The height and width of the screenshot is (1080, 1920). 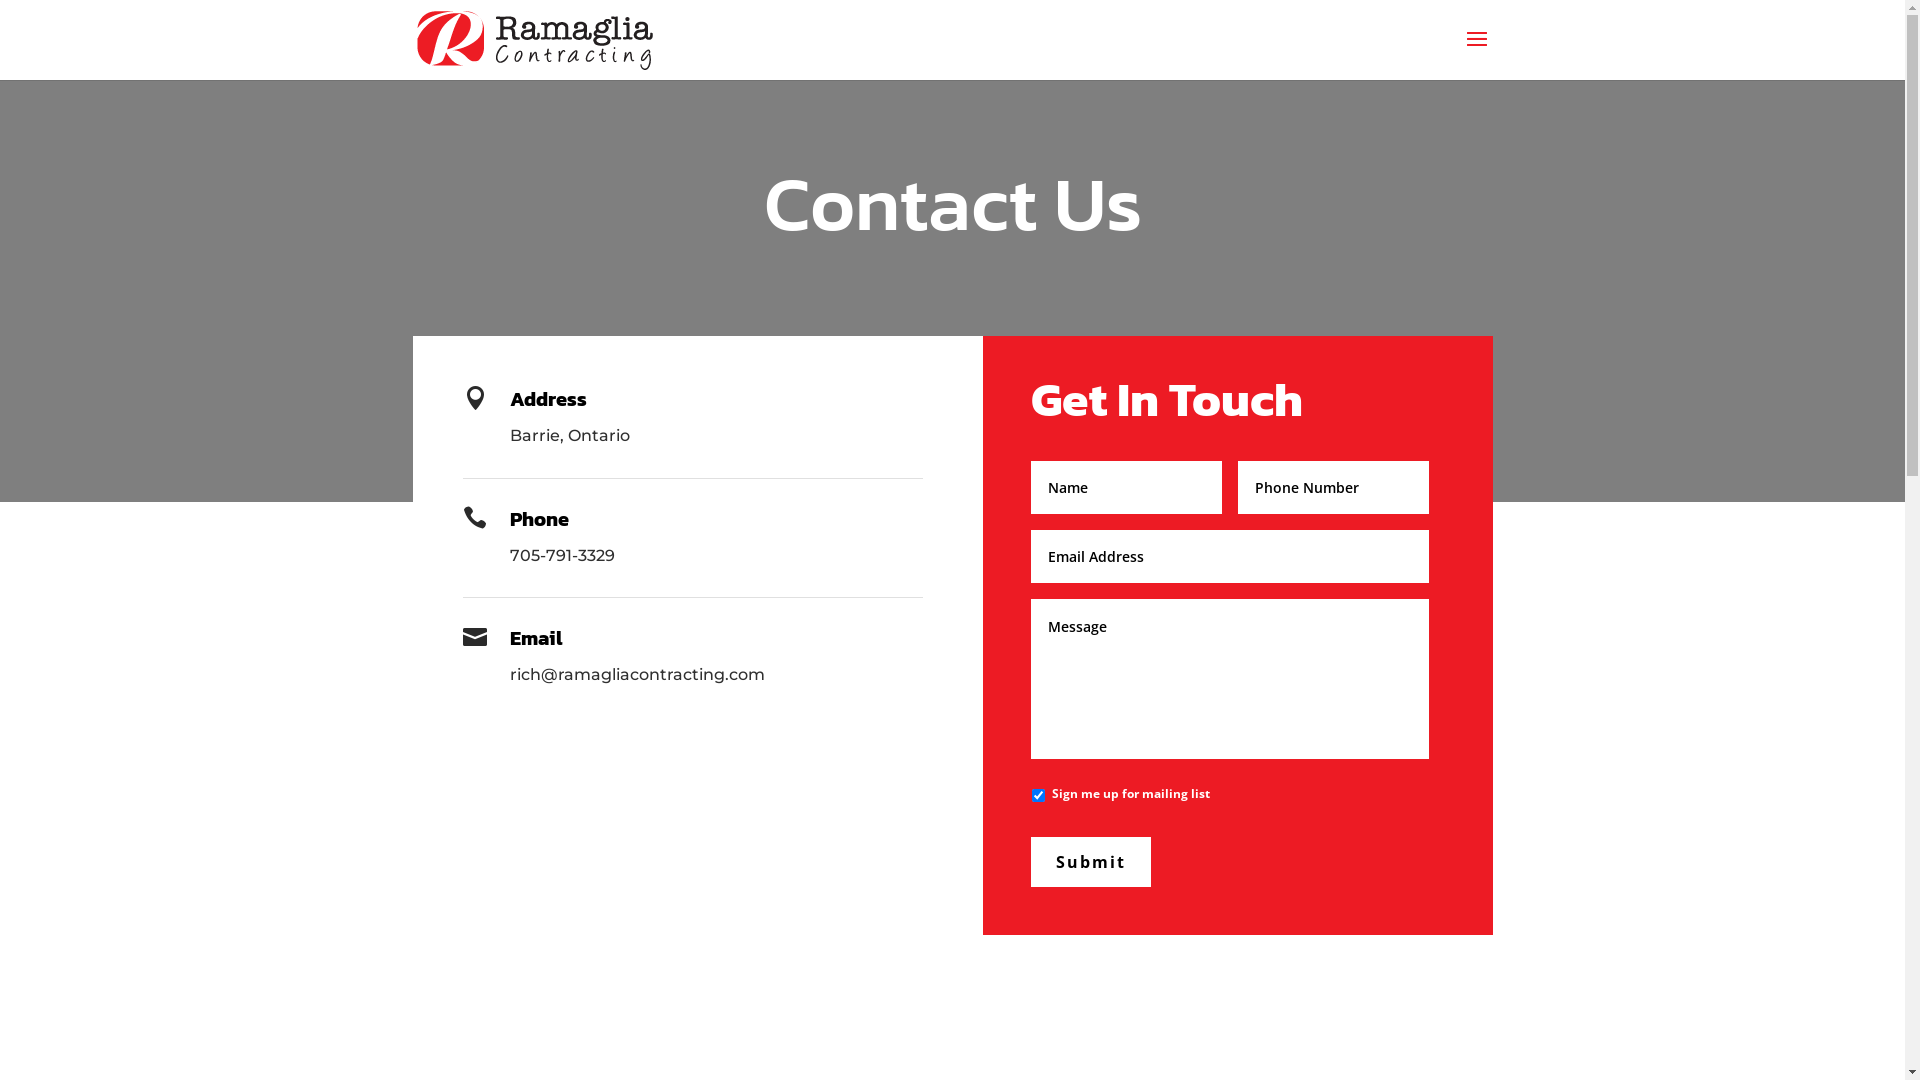 I want to click on 'Submit', so click(x=1089, y=860).